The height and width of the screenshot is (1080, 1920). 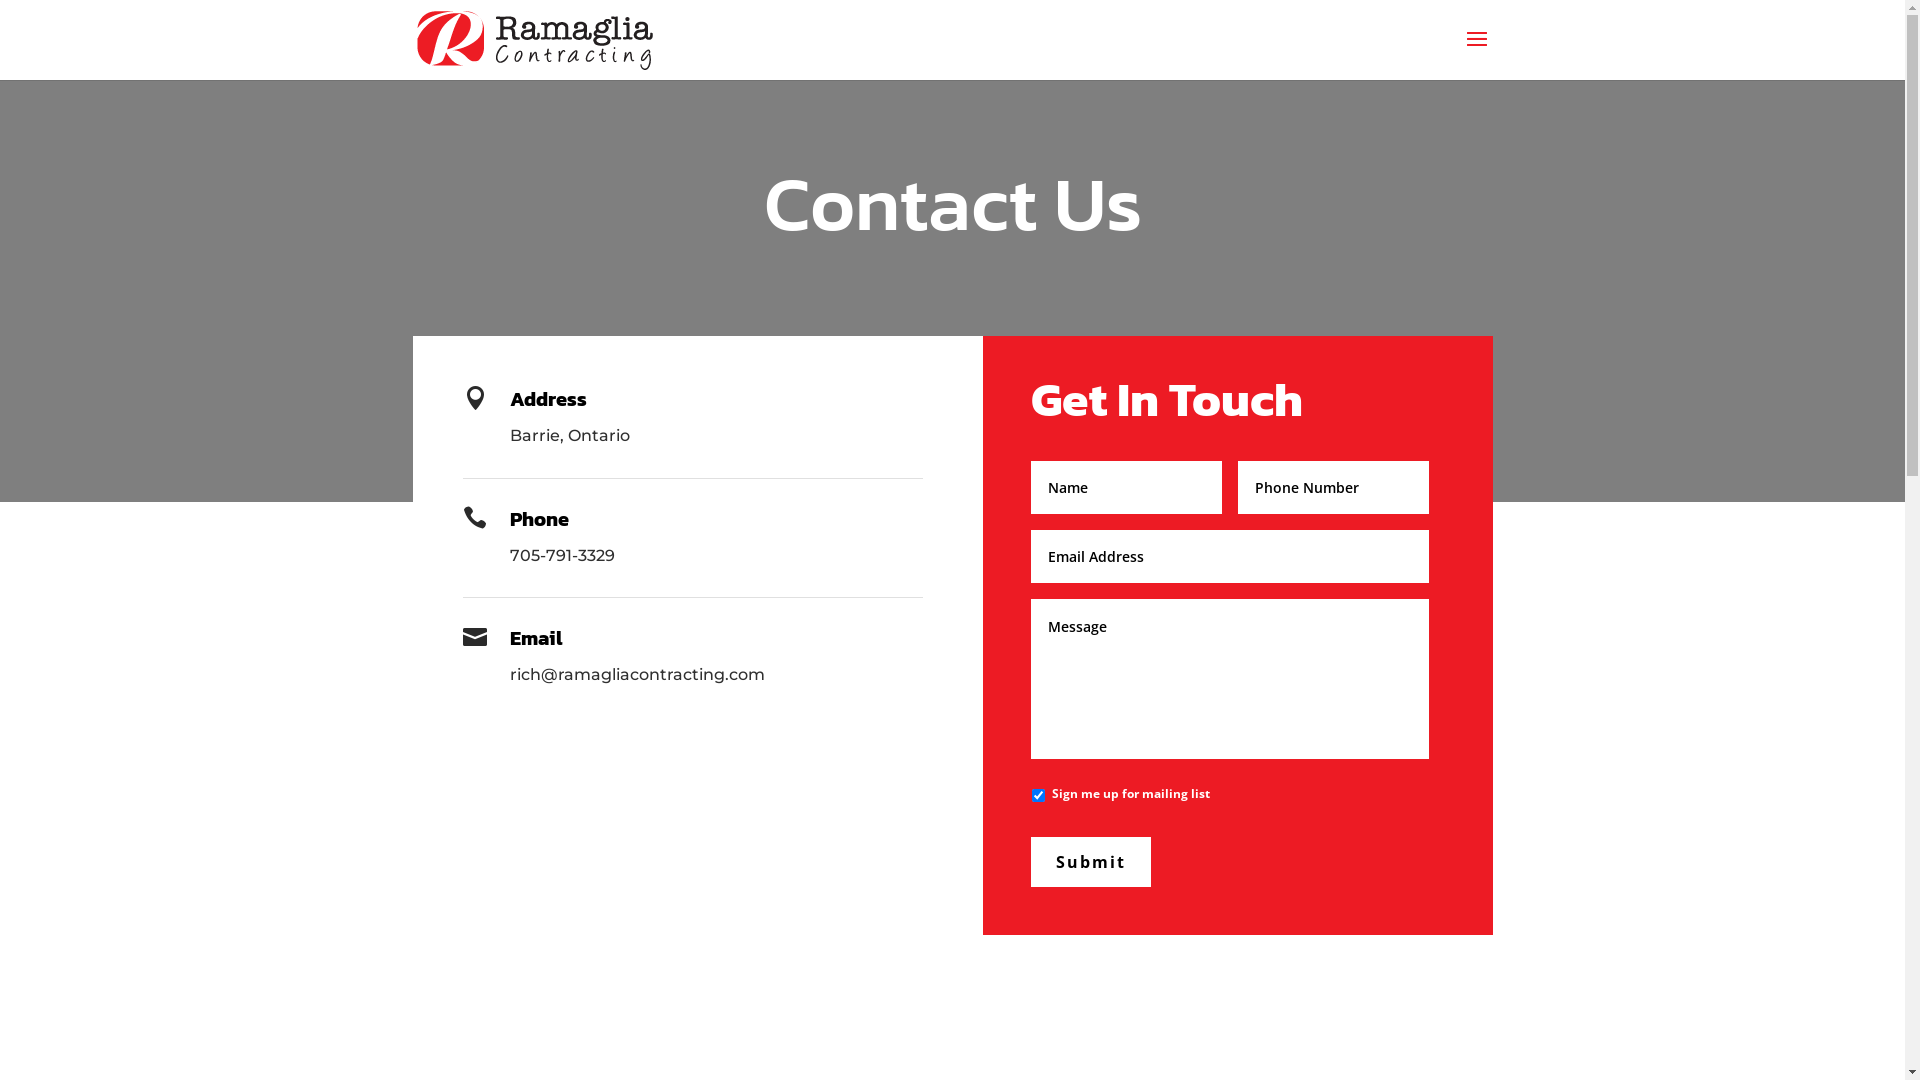 I want to click on 'Submit', so click(x=1089, y=860).